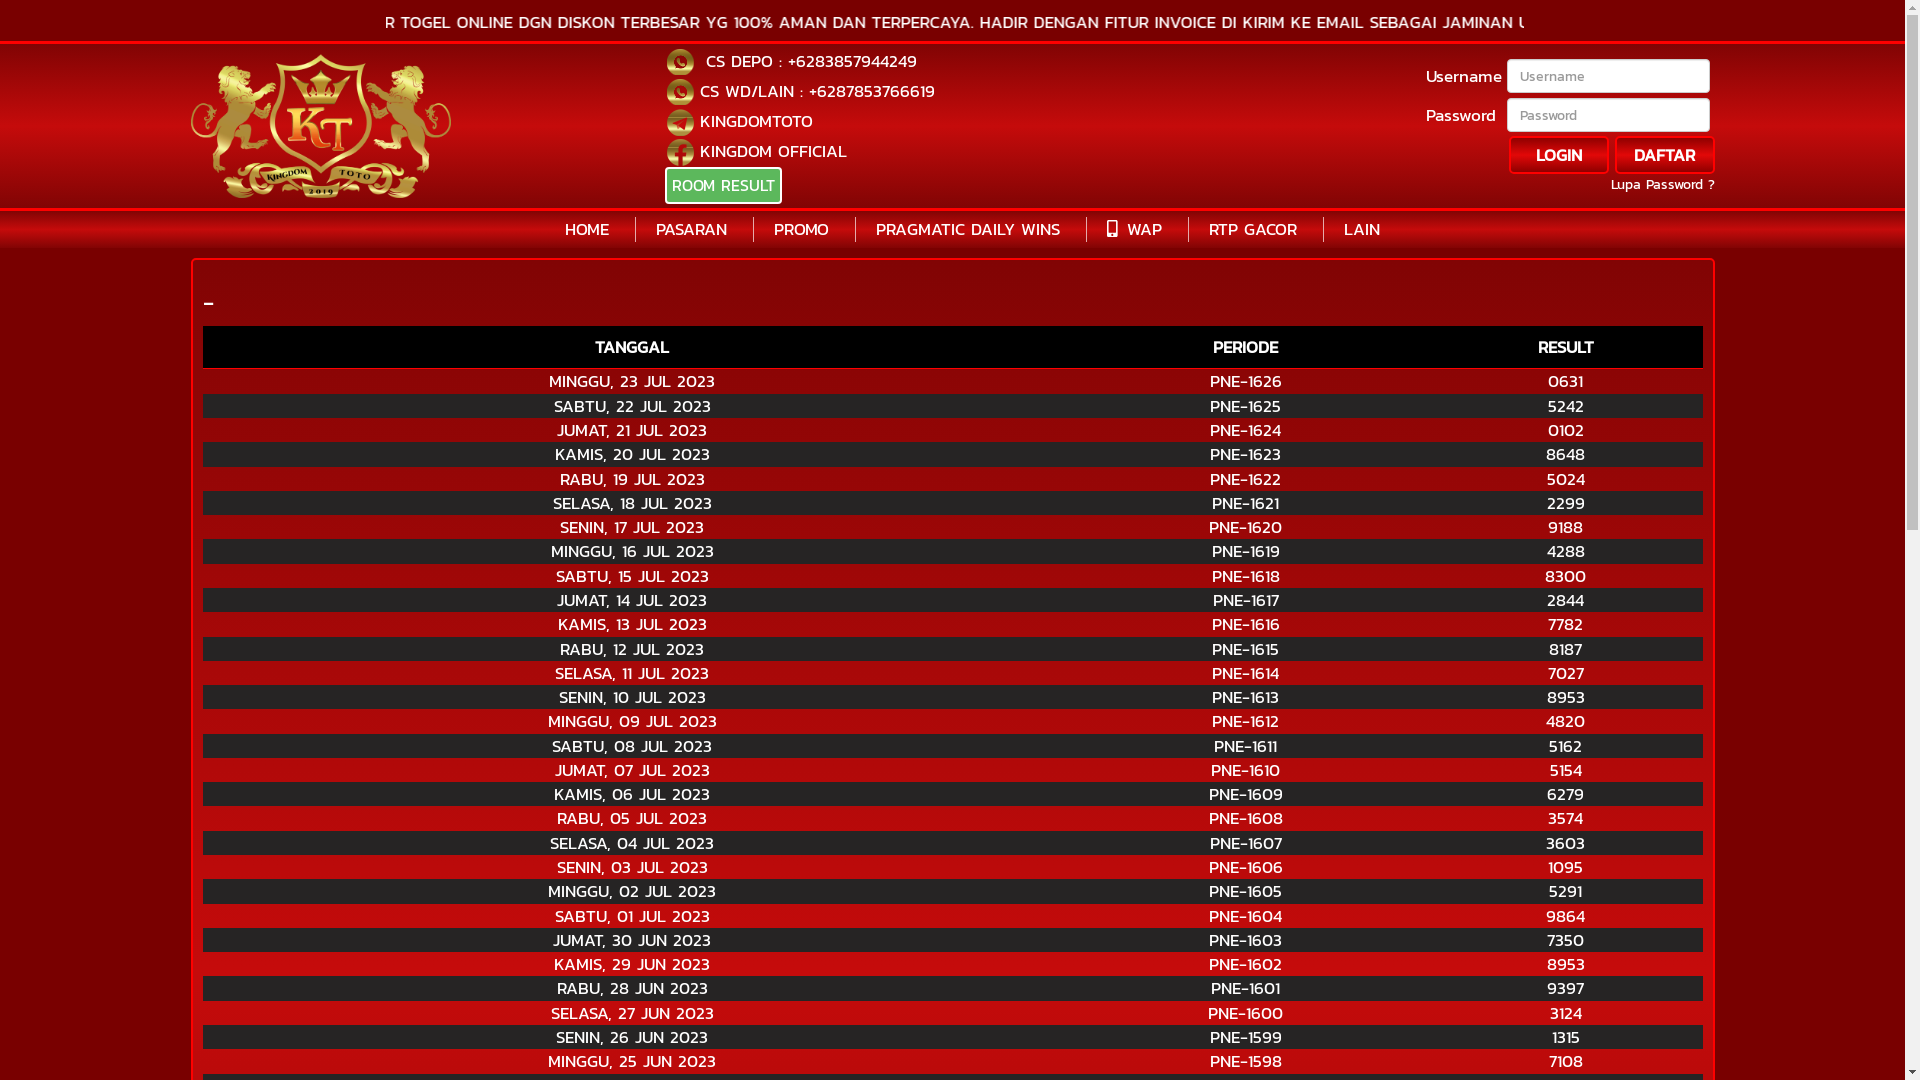  Describe the element at coordinates (1361, 227) in the screenshot. I see `'LAIN'` at that location.